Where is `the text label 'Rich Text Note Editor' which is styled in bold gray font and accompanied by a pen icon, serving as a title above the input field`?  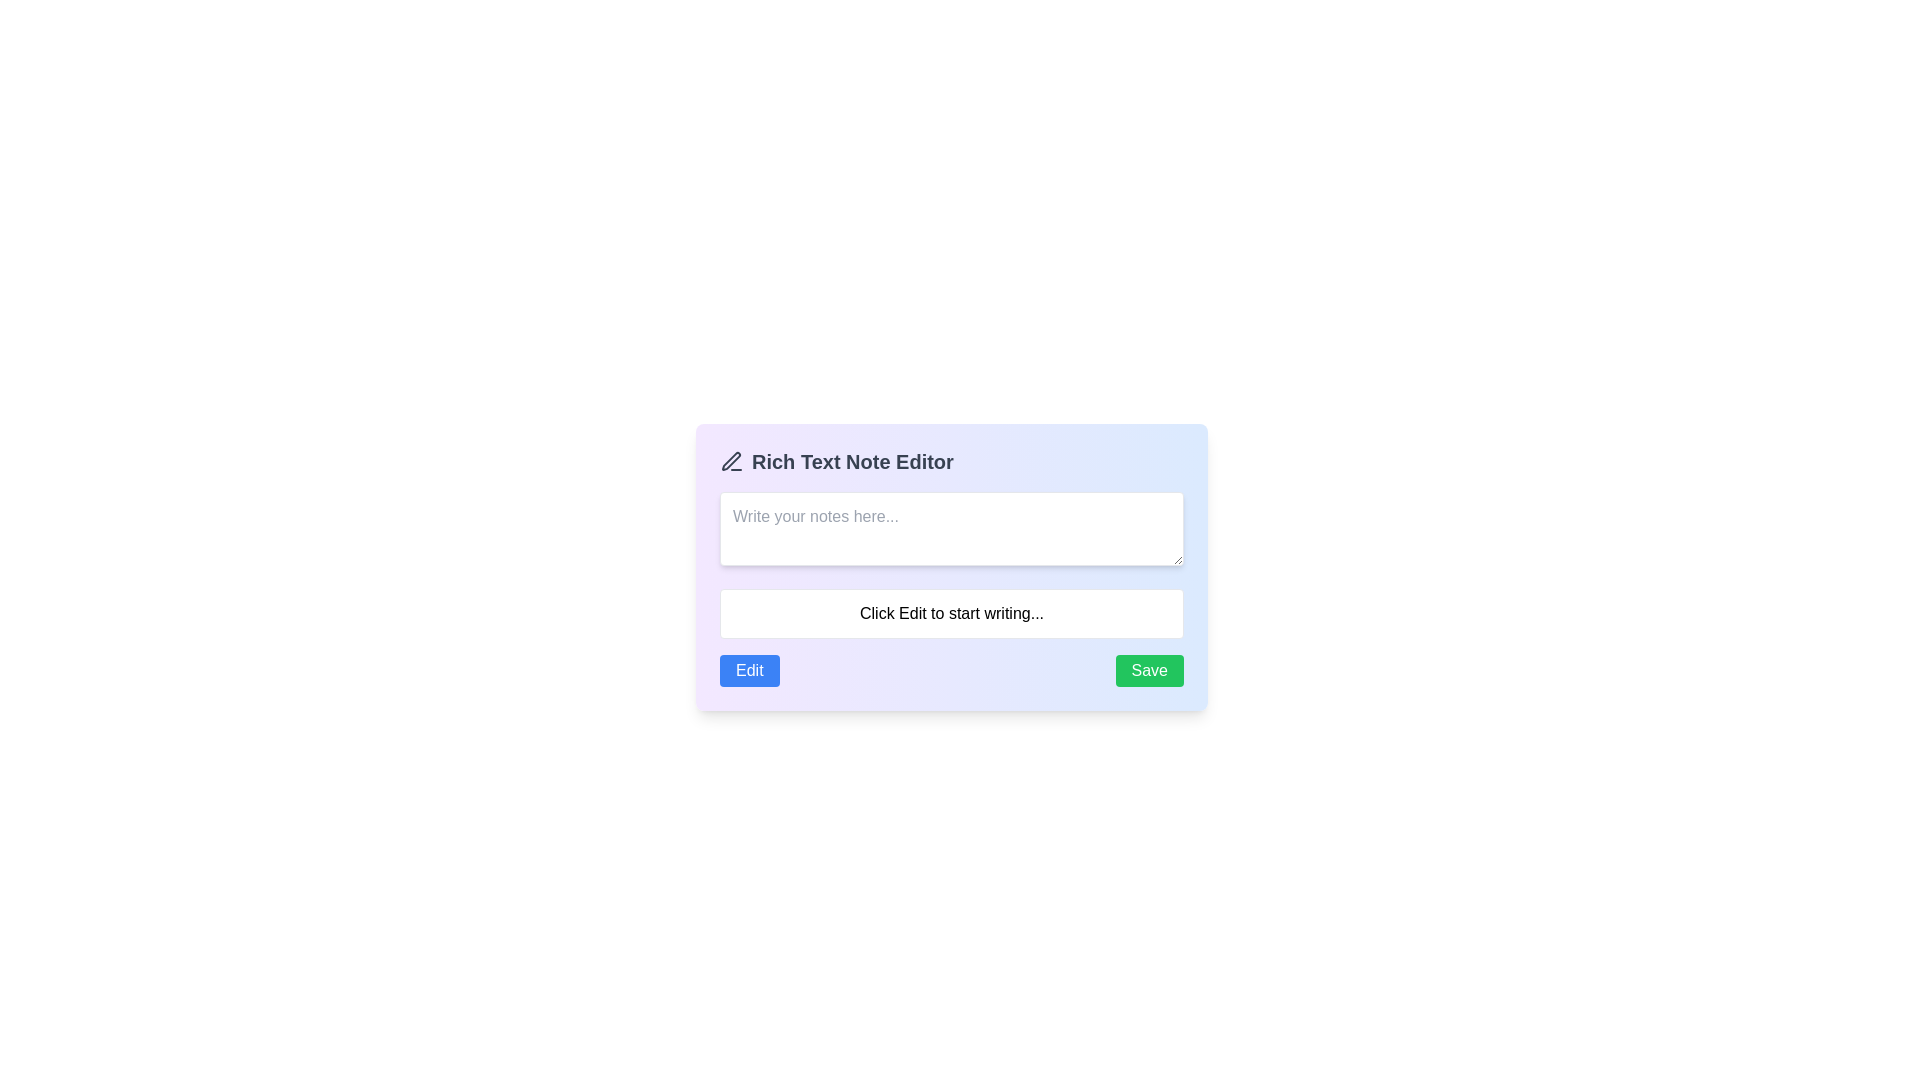 the text label 'Rich Text Note Editor' which is styled in bold gray font and accompanied by a pen icon, serving as a title above the input field is located at coordinates (950, 462).